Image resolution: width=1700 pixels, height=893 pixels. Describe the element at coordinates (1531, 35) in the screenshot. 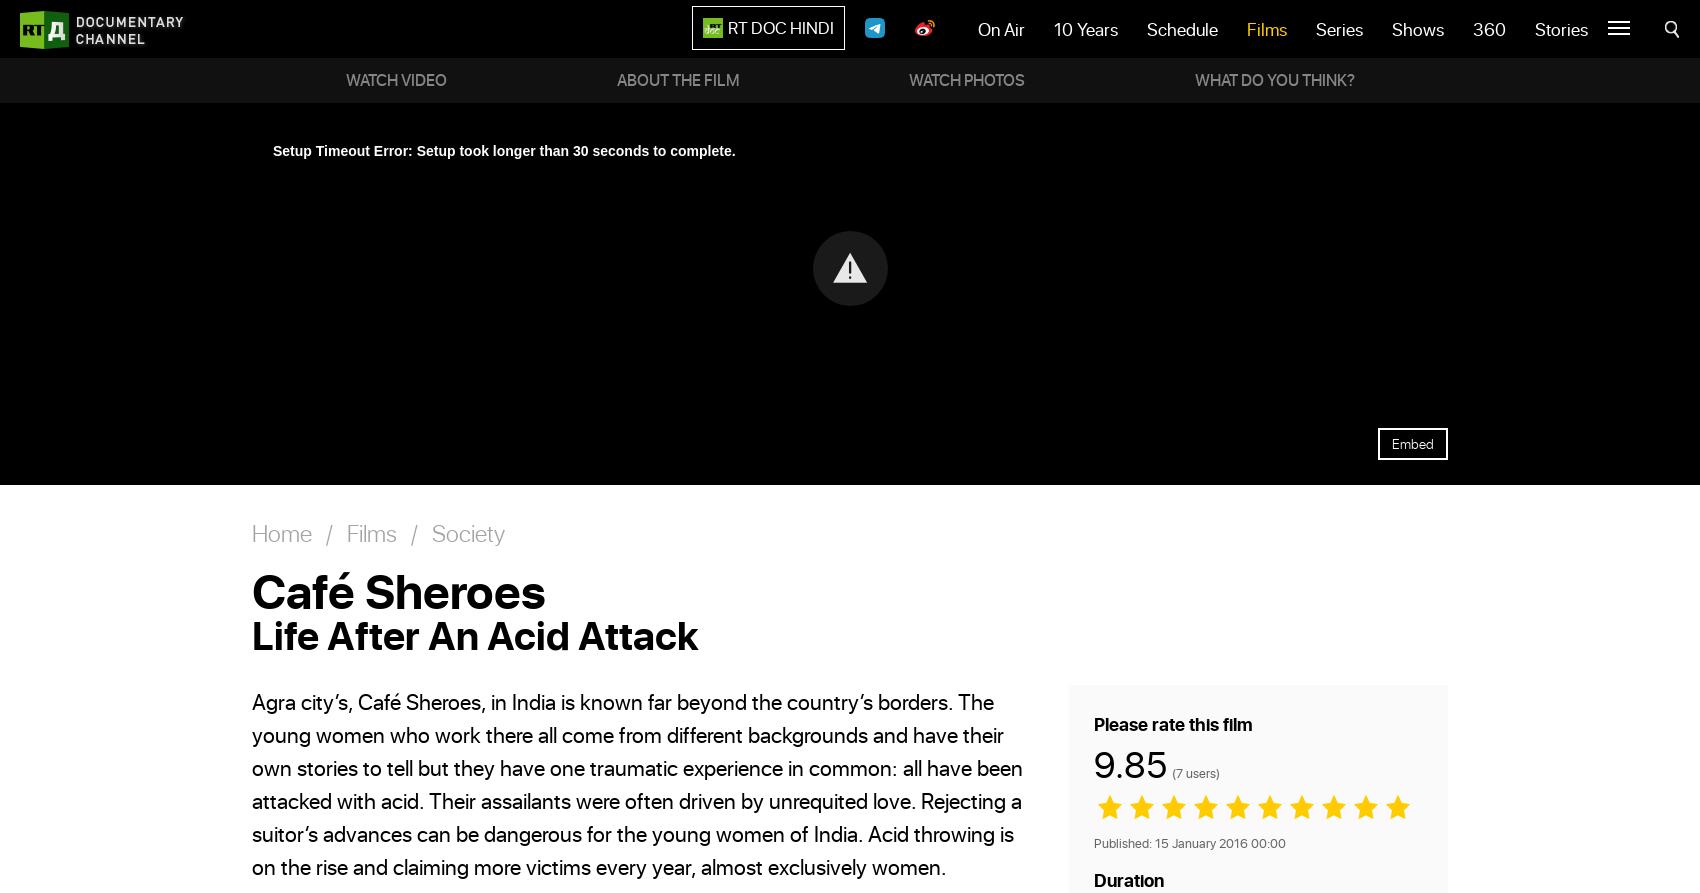

I see `'Quizzes'` at that location.